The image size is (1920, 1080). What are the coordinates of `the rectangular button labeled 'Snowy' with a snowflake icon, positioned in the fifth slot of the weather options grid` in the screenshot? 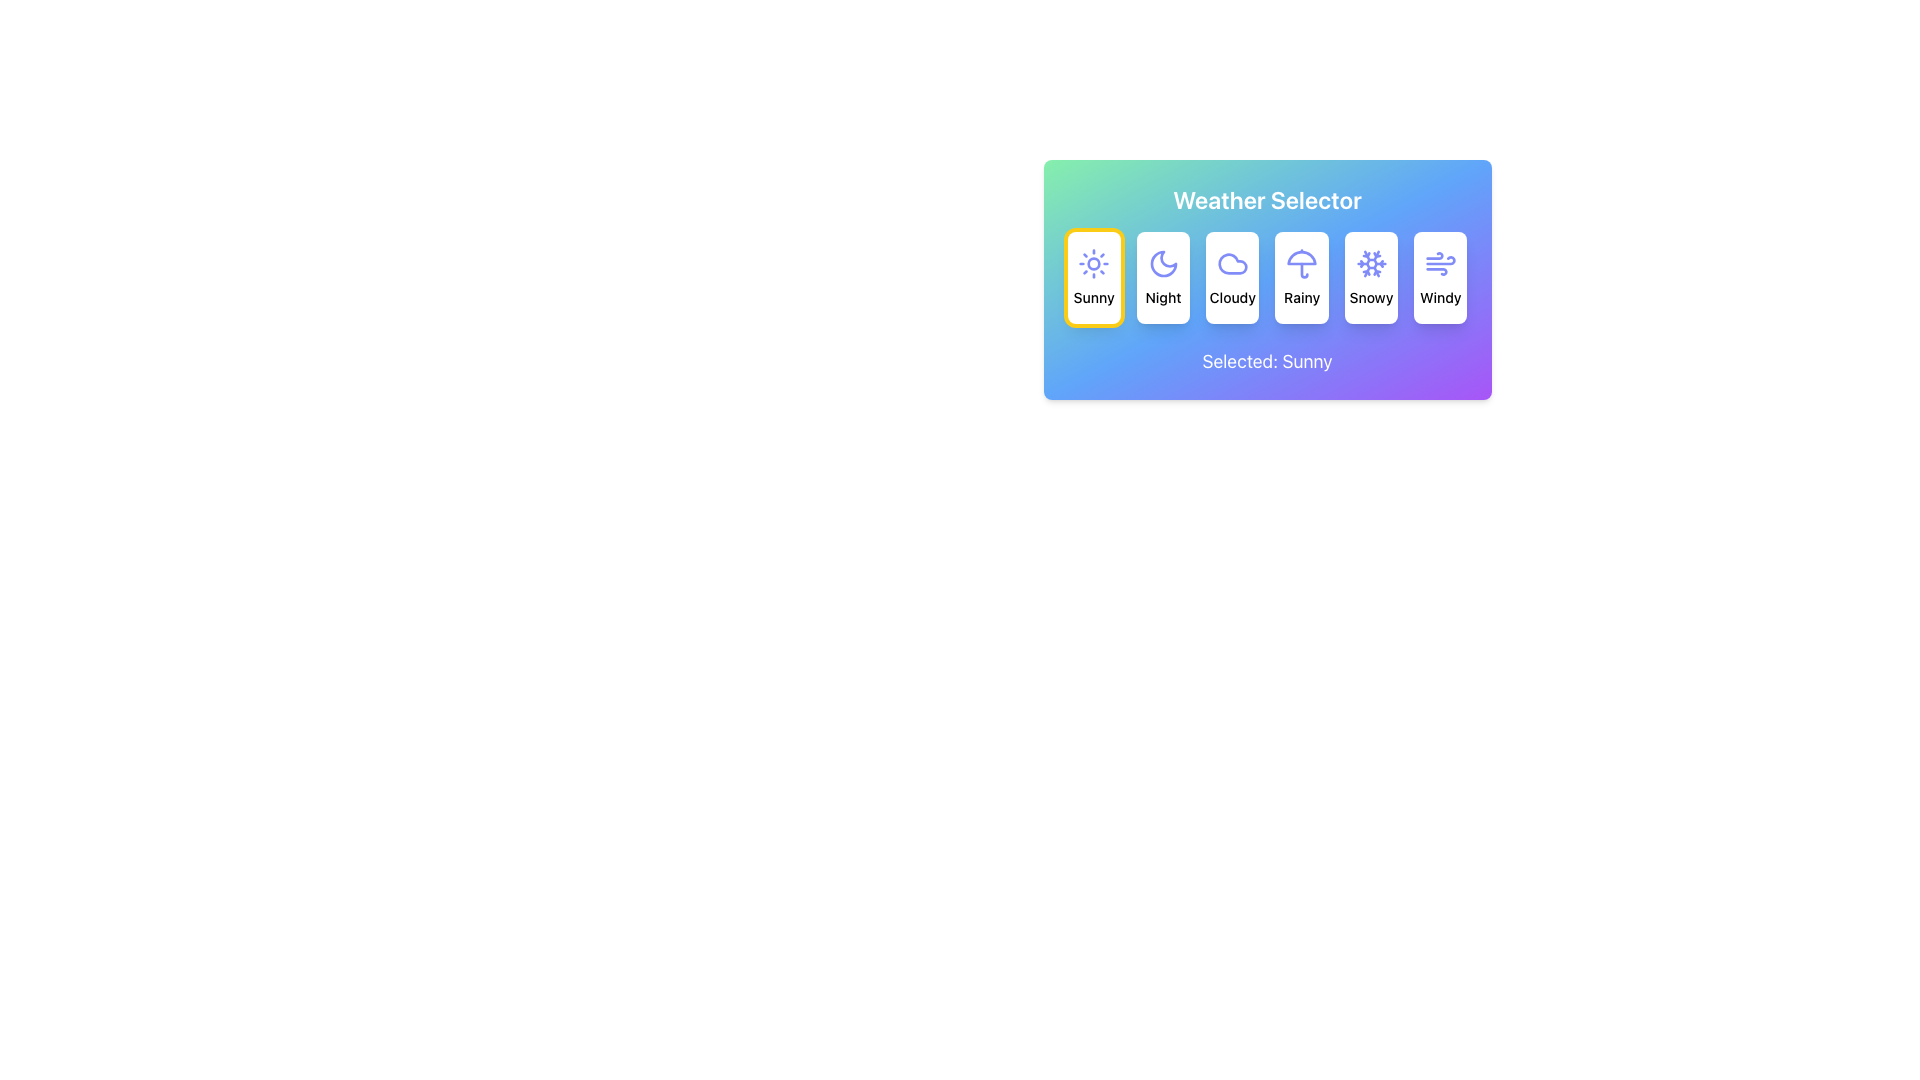 It's located at (1370, 277).